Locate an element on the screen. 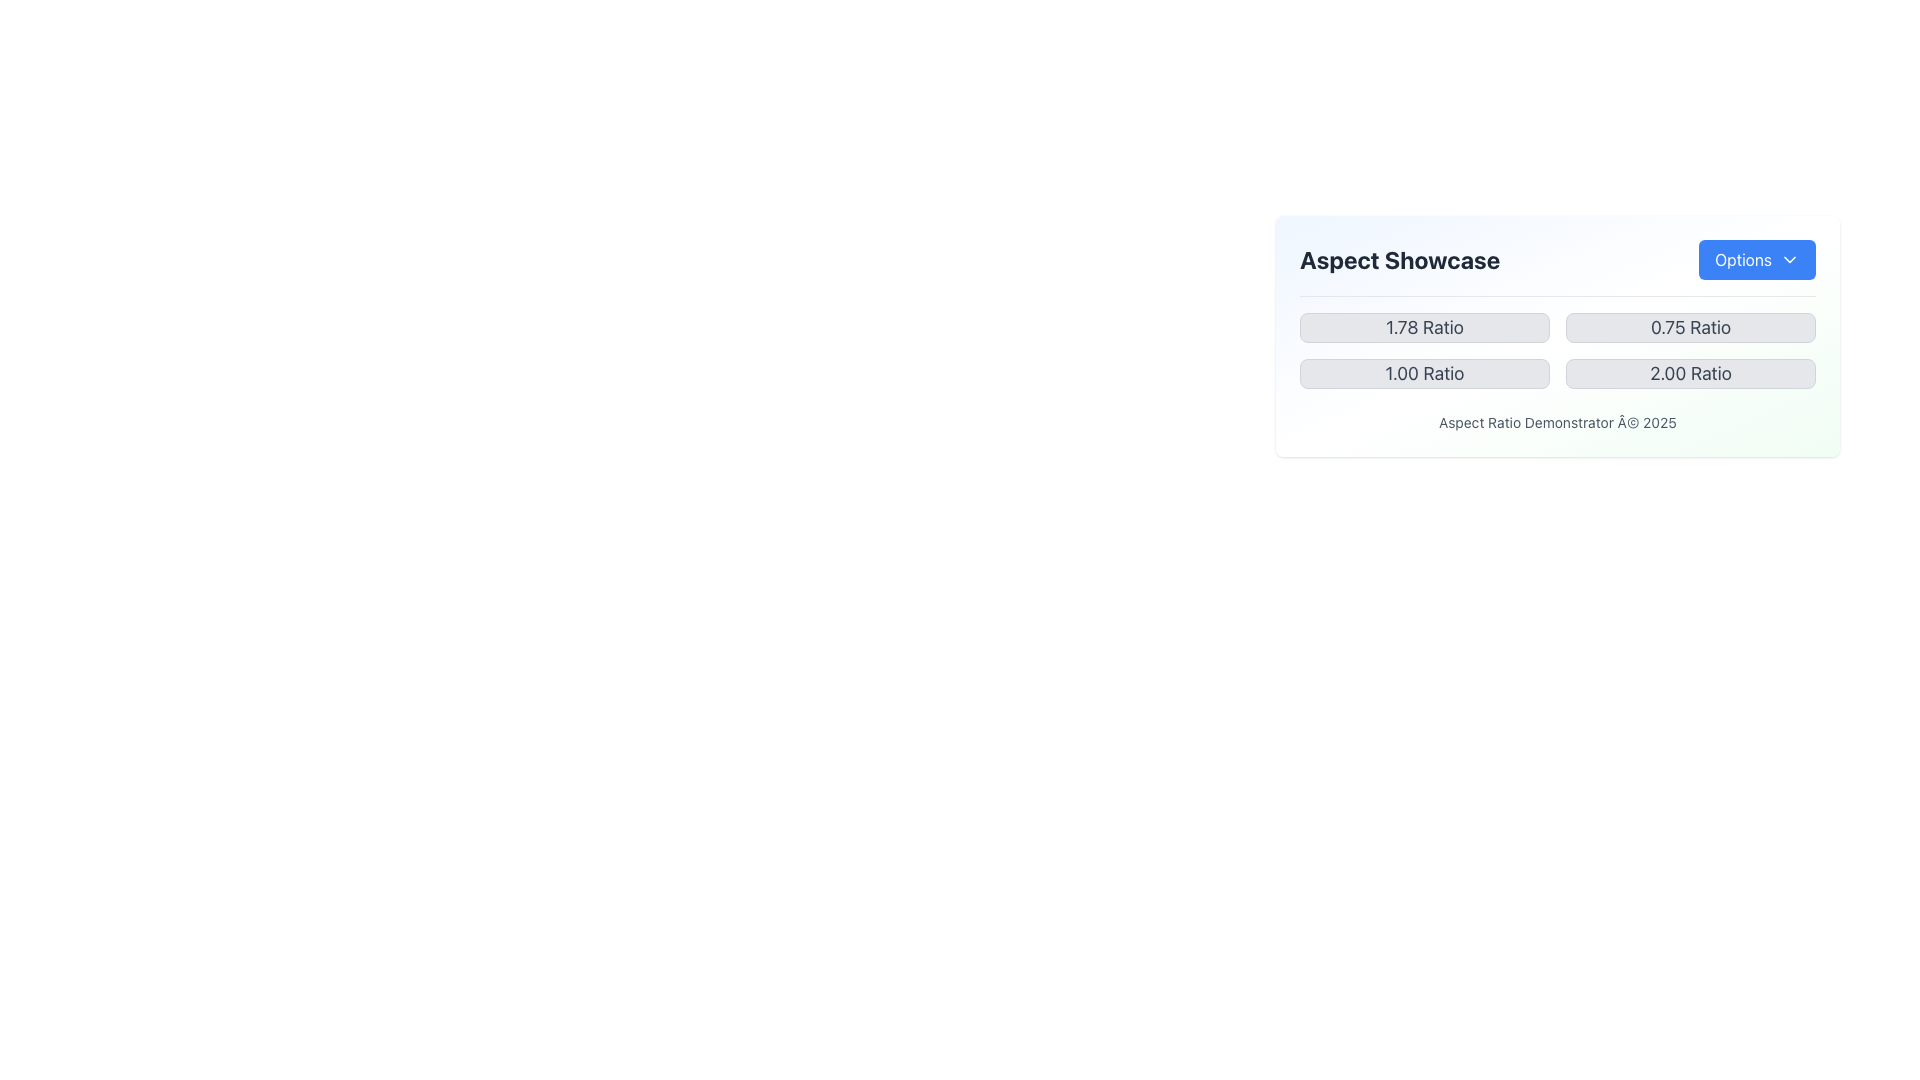  the visual indicator icon located at the right end of the blue rectangular 'Options' button is located at coordinates (1790, 258).